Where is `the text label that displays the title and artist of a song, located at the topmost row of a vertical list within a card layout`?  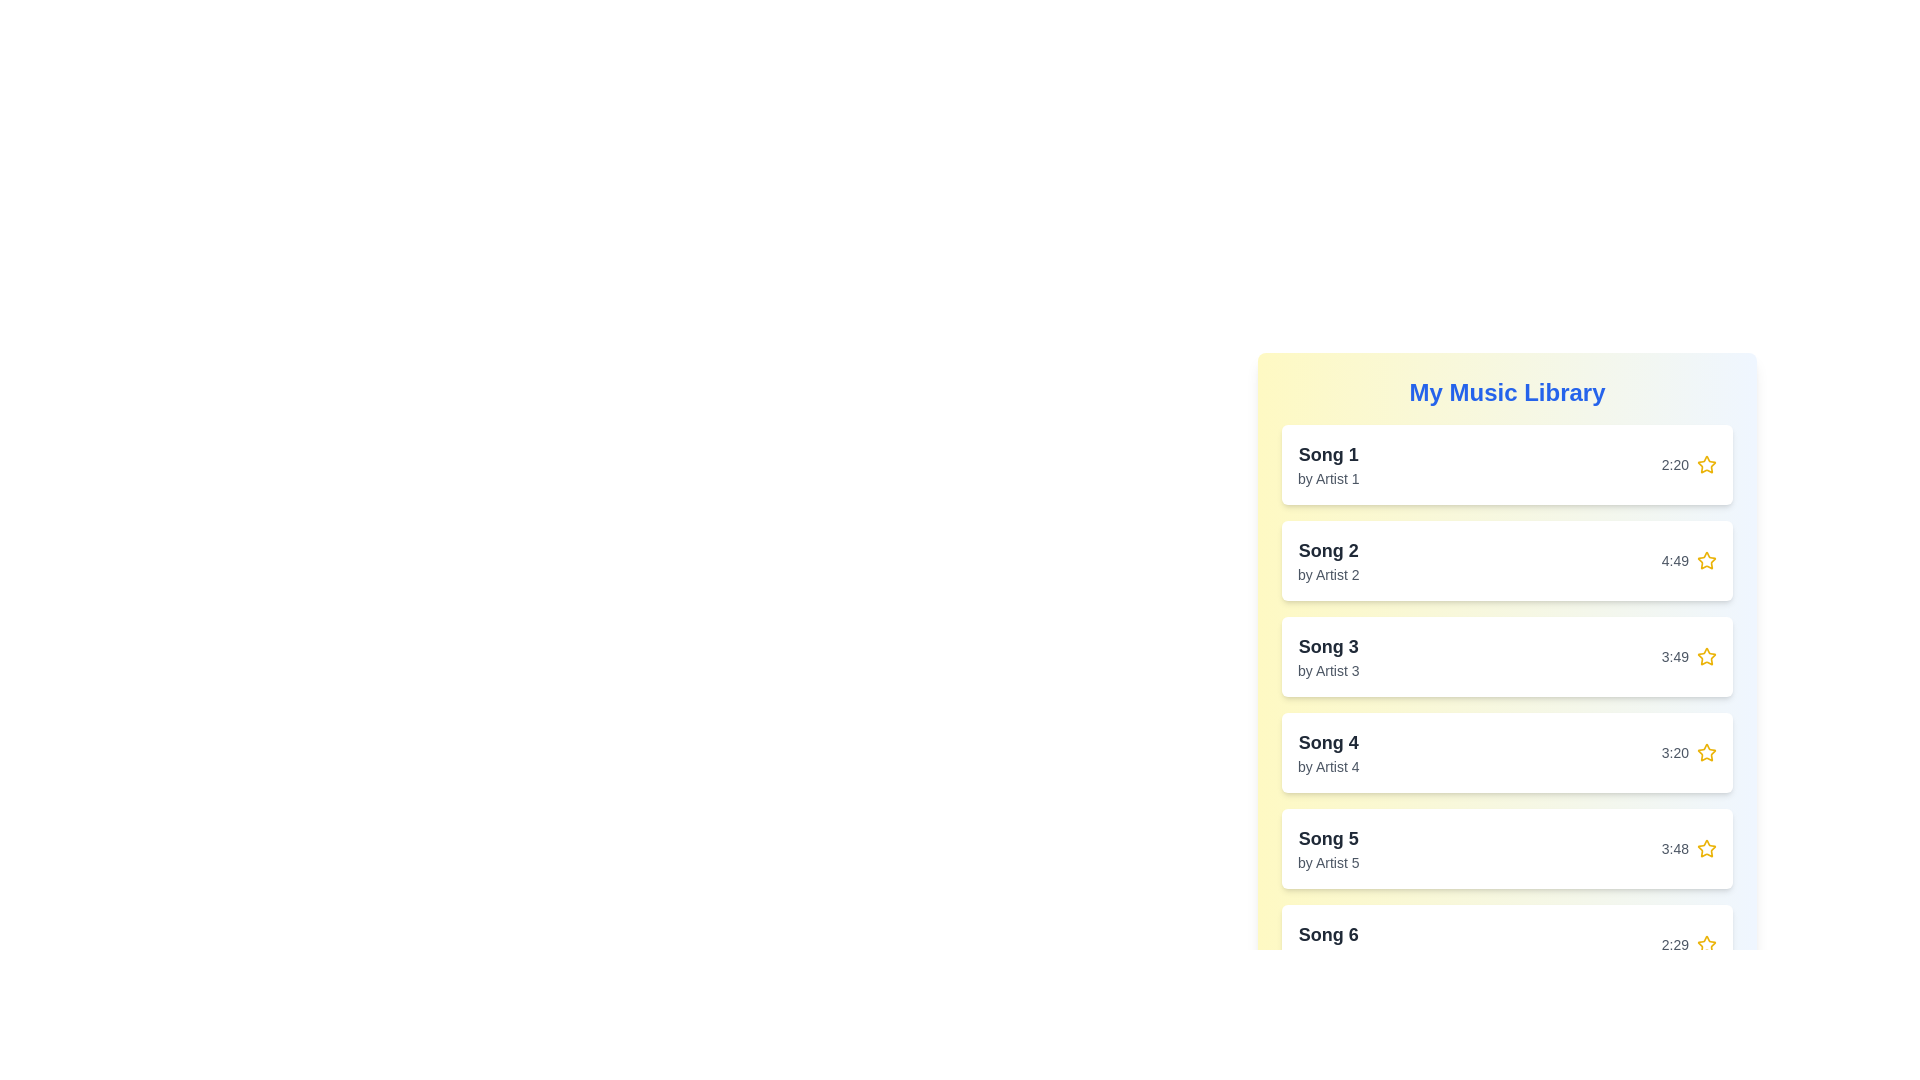 the text label that displays the title and artist of a song, located at the topmost row of a vertical list within a card layout is located at coordinates (1328, 465).